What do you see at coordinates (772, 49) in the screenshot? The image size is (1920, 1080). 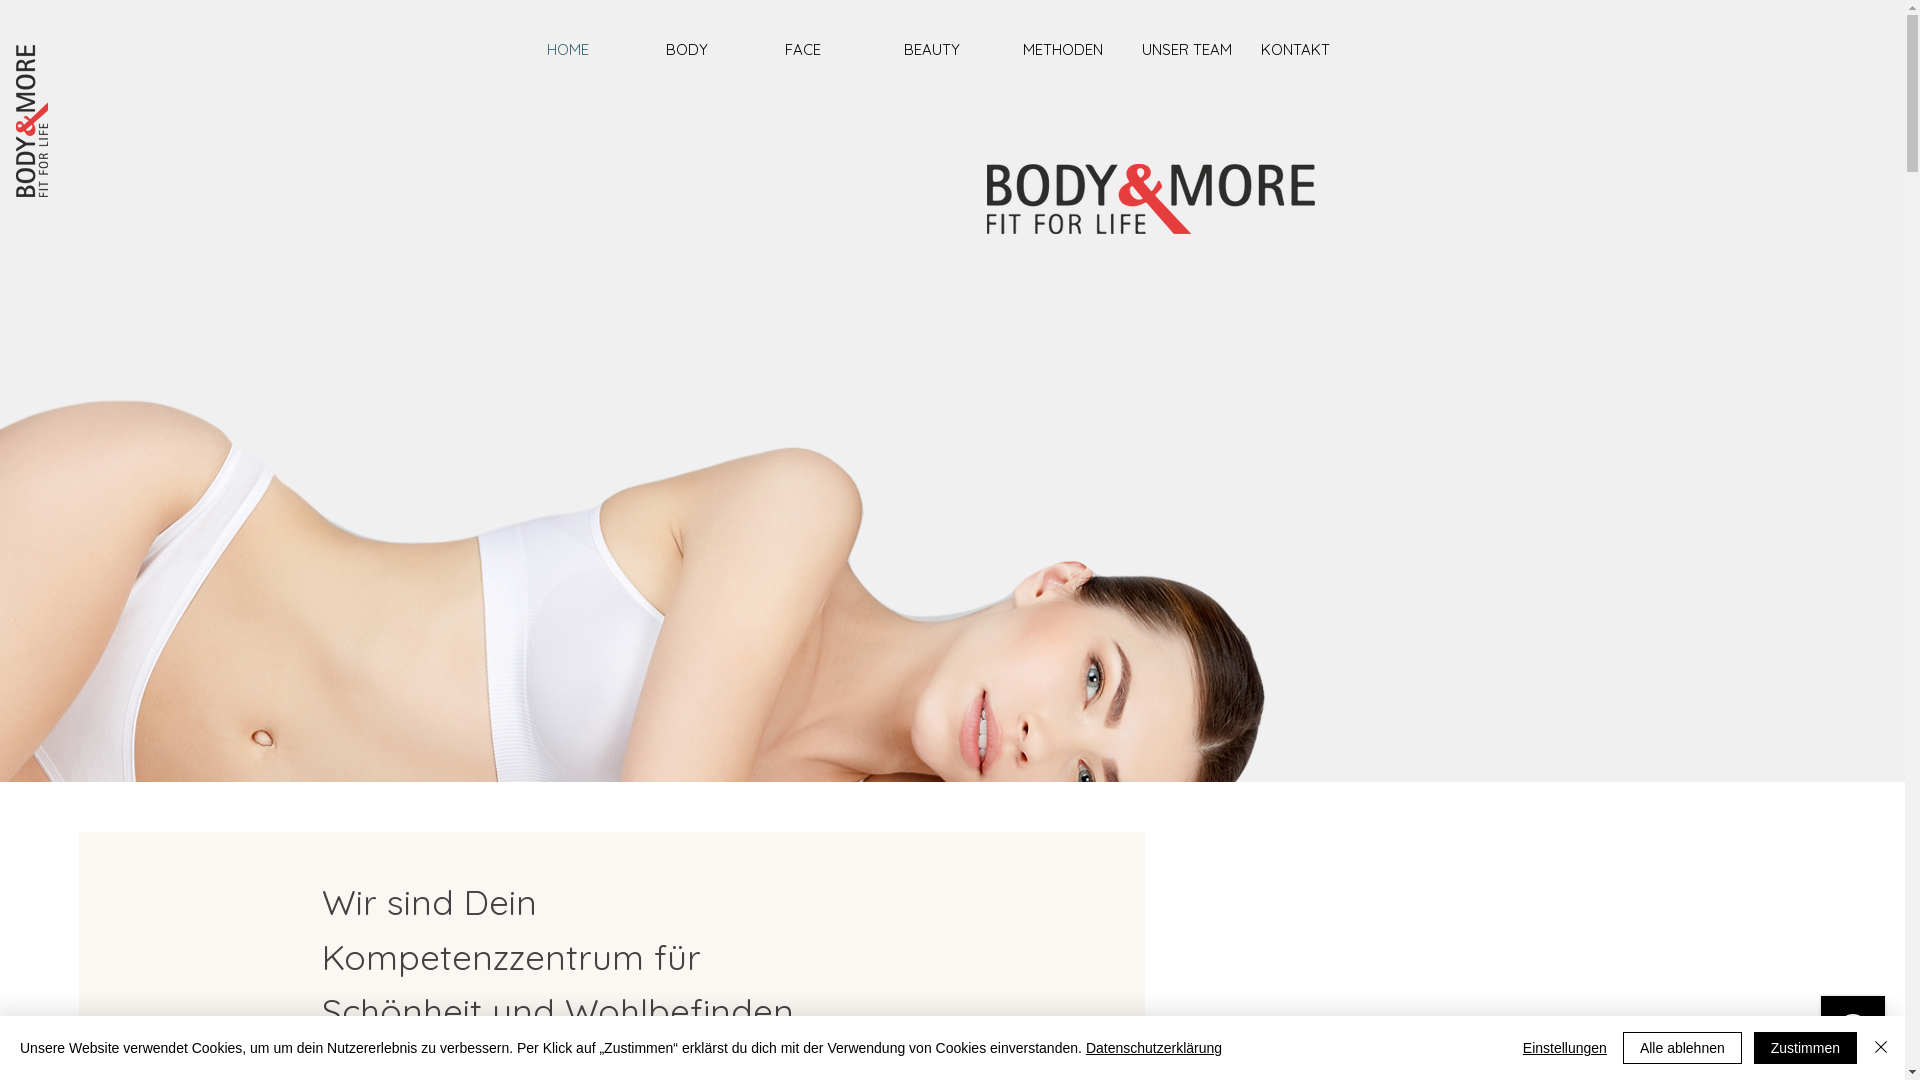 I see `'FACE'` at bounding box center [772, 49].